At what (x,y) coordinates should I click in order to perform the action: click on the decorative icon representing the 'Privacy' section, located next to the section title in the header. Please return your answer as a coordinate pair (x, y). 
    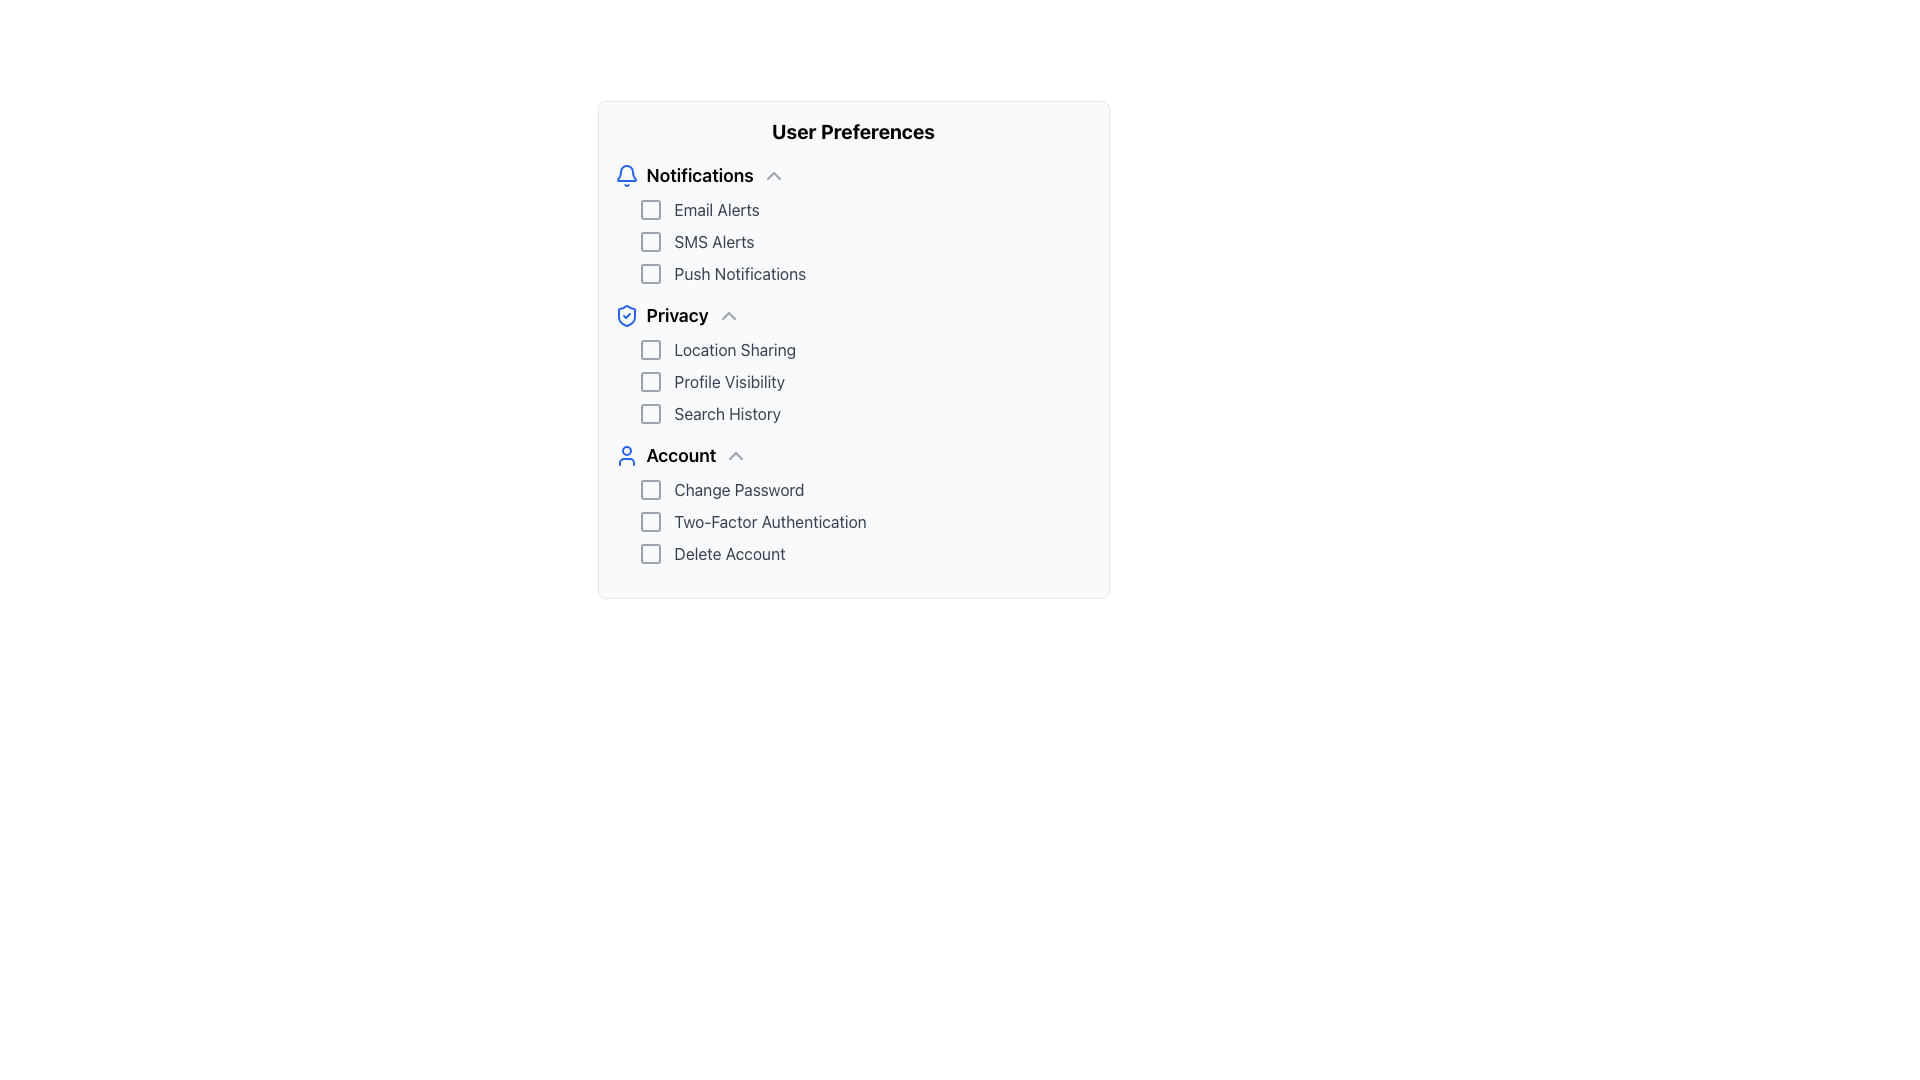
    Looking at the image, I should click on (625, 315).